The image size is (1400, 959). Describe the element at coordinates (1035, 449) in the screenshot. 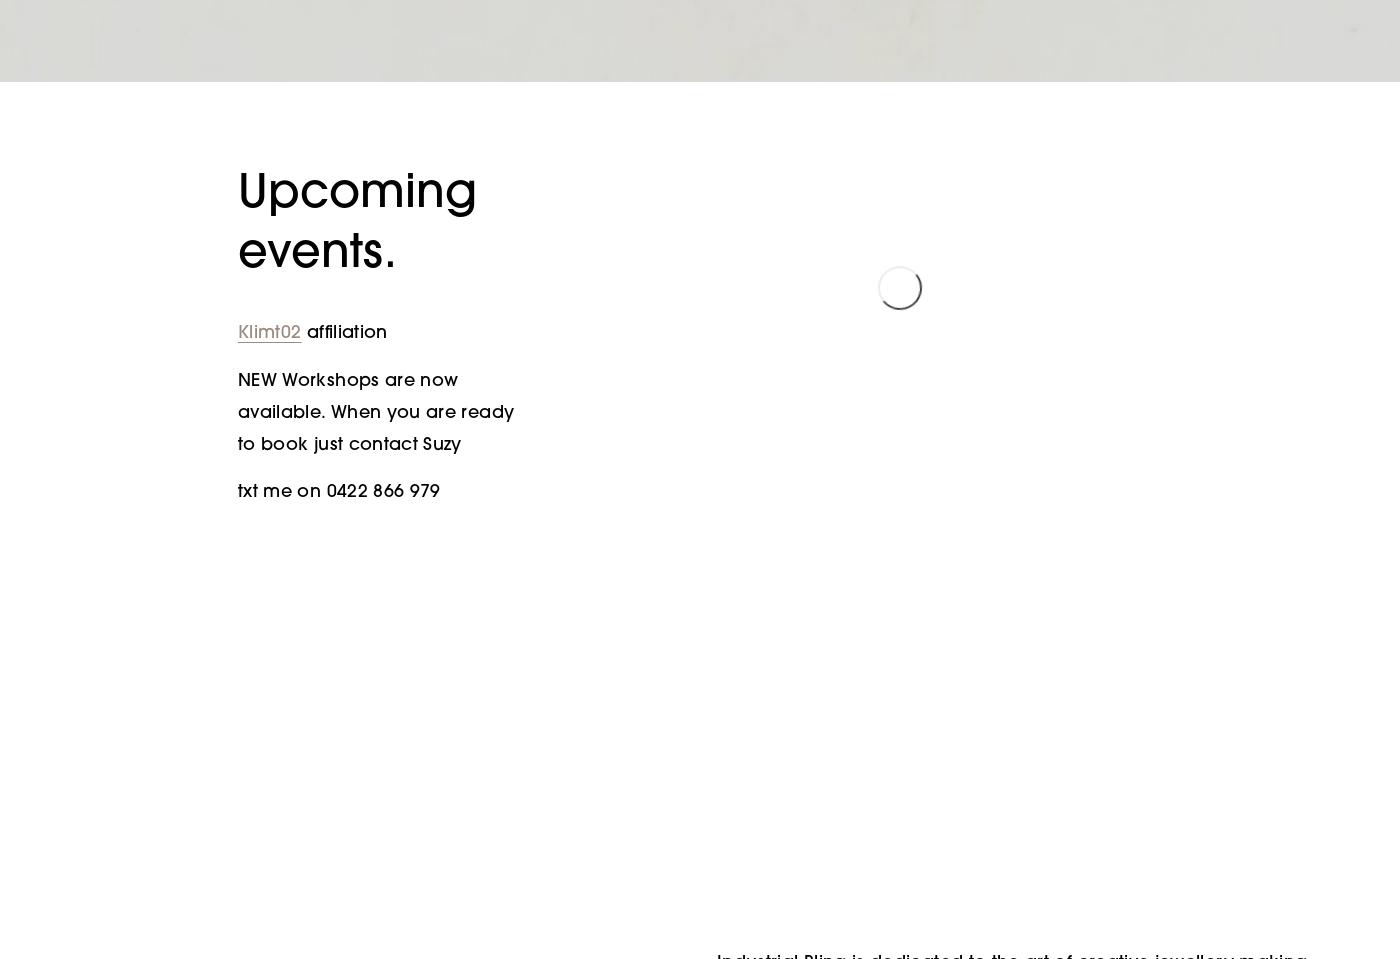

I see `'17'` at that location.